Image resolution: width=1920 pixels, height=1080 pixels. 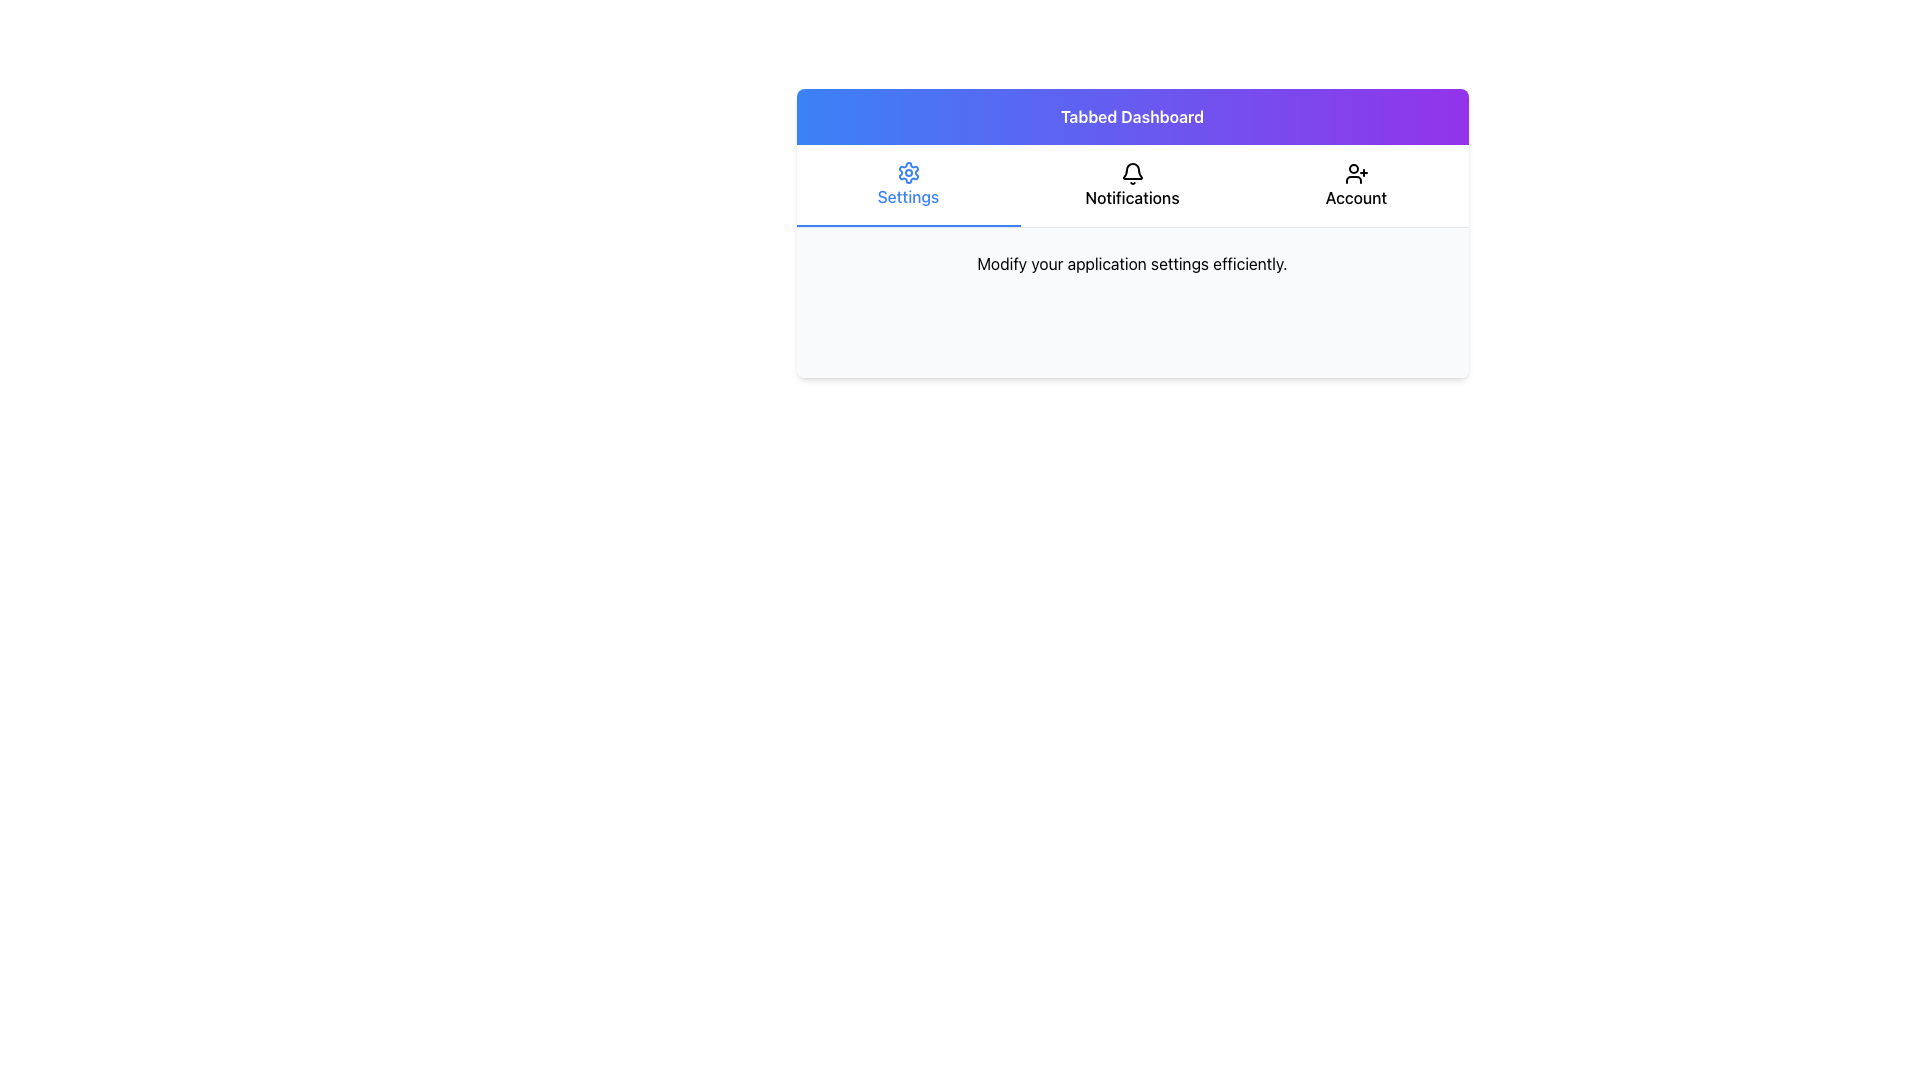 What do you see at coordinates (1356, 197) in the screenshot?
I see `the text label at the far-right end of the navigation bar, which identifies the 'Account' section` at bounding box center [1356, 197].